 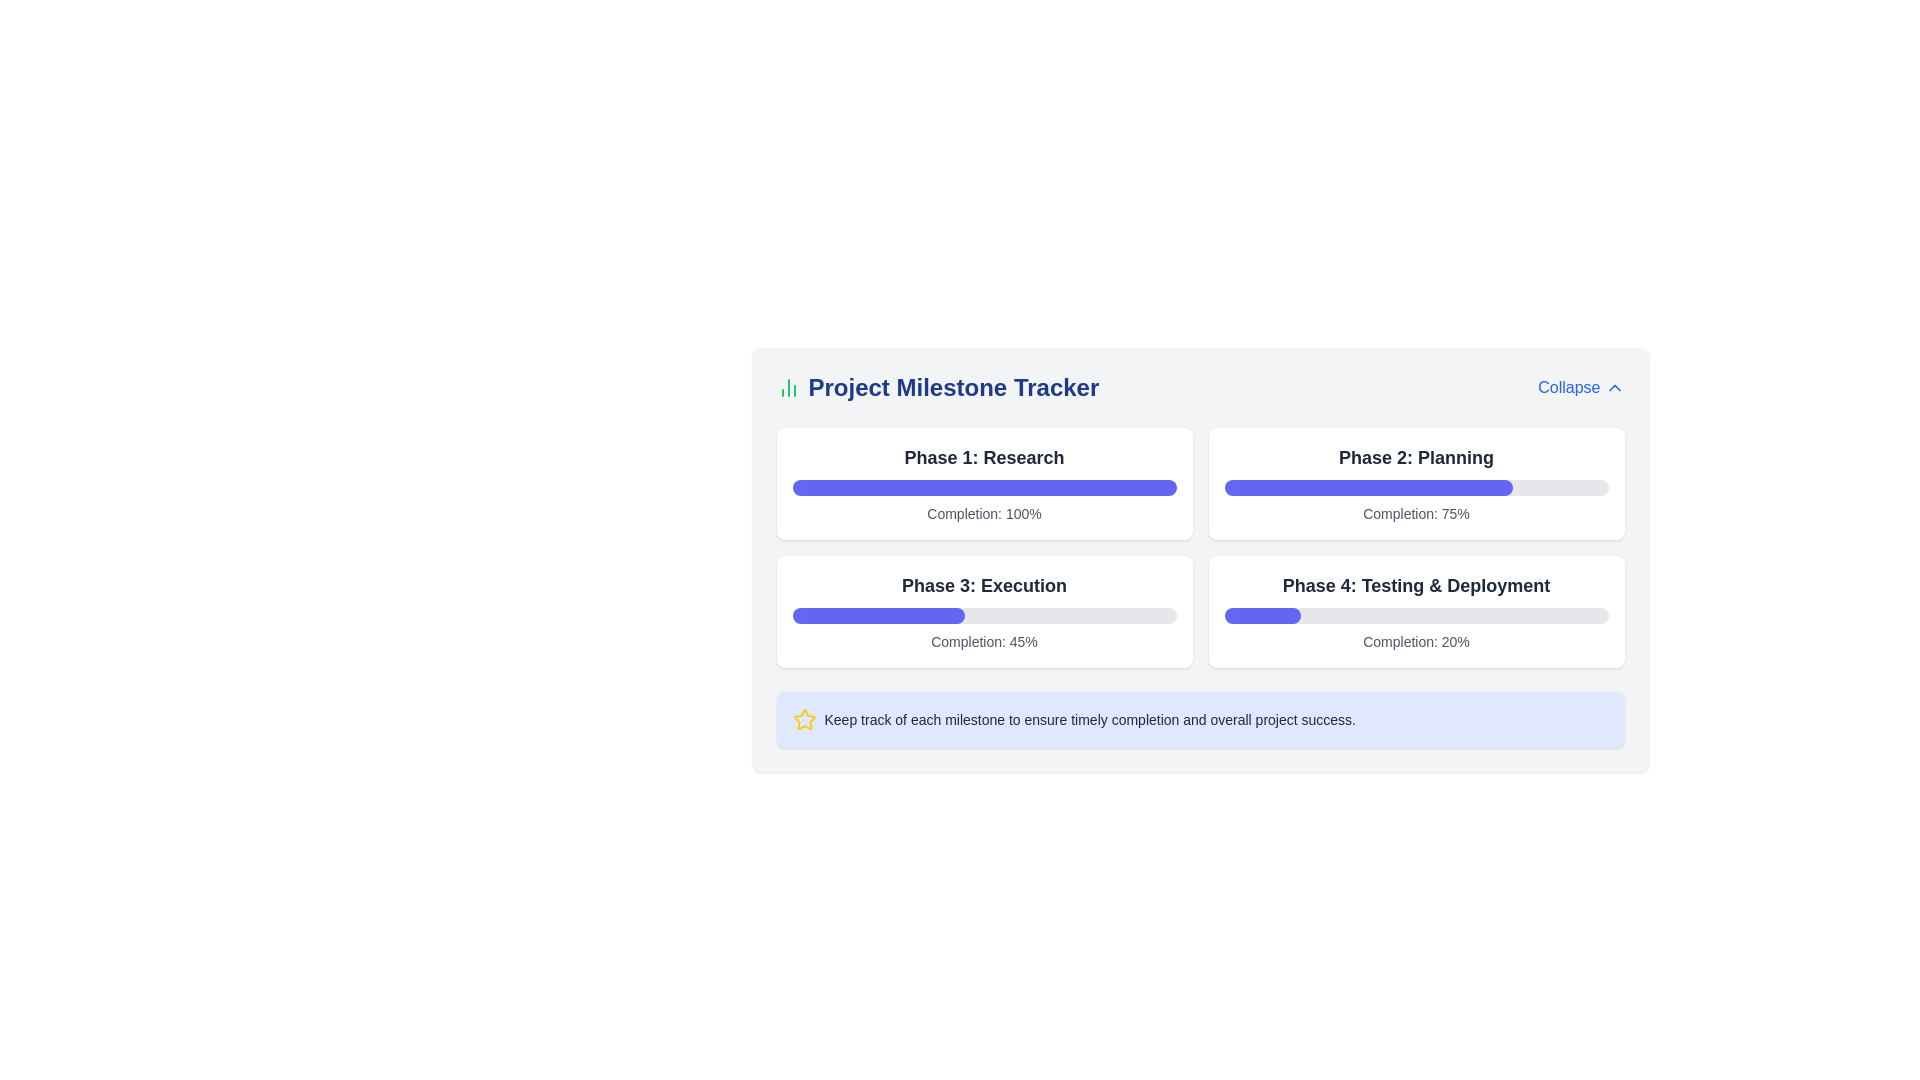 I want to click on the header text for 'Phase 3: Execution' in the bottom-left section of the milestone tracker grid, which is positioned above the progress bar and completion percentage text, so click(x=984, y=585).